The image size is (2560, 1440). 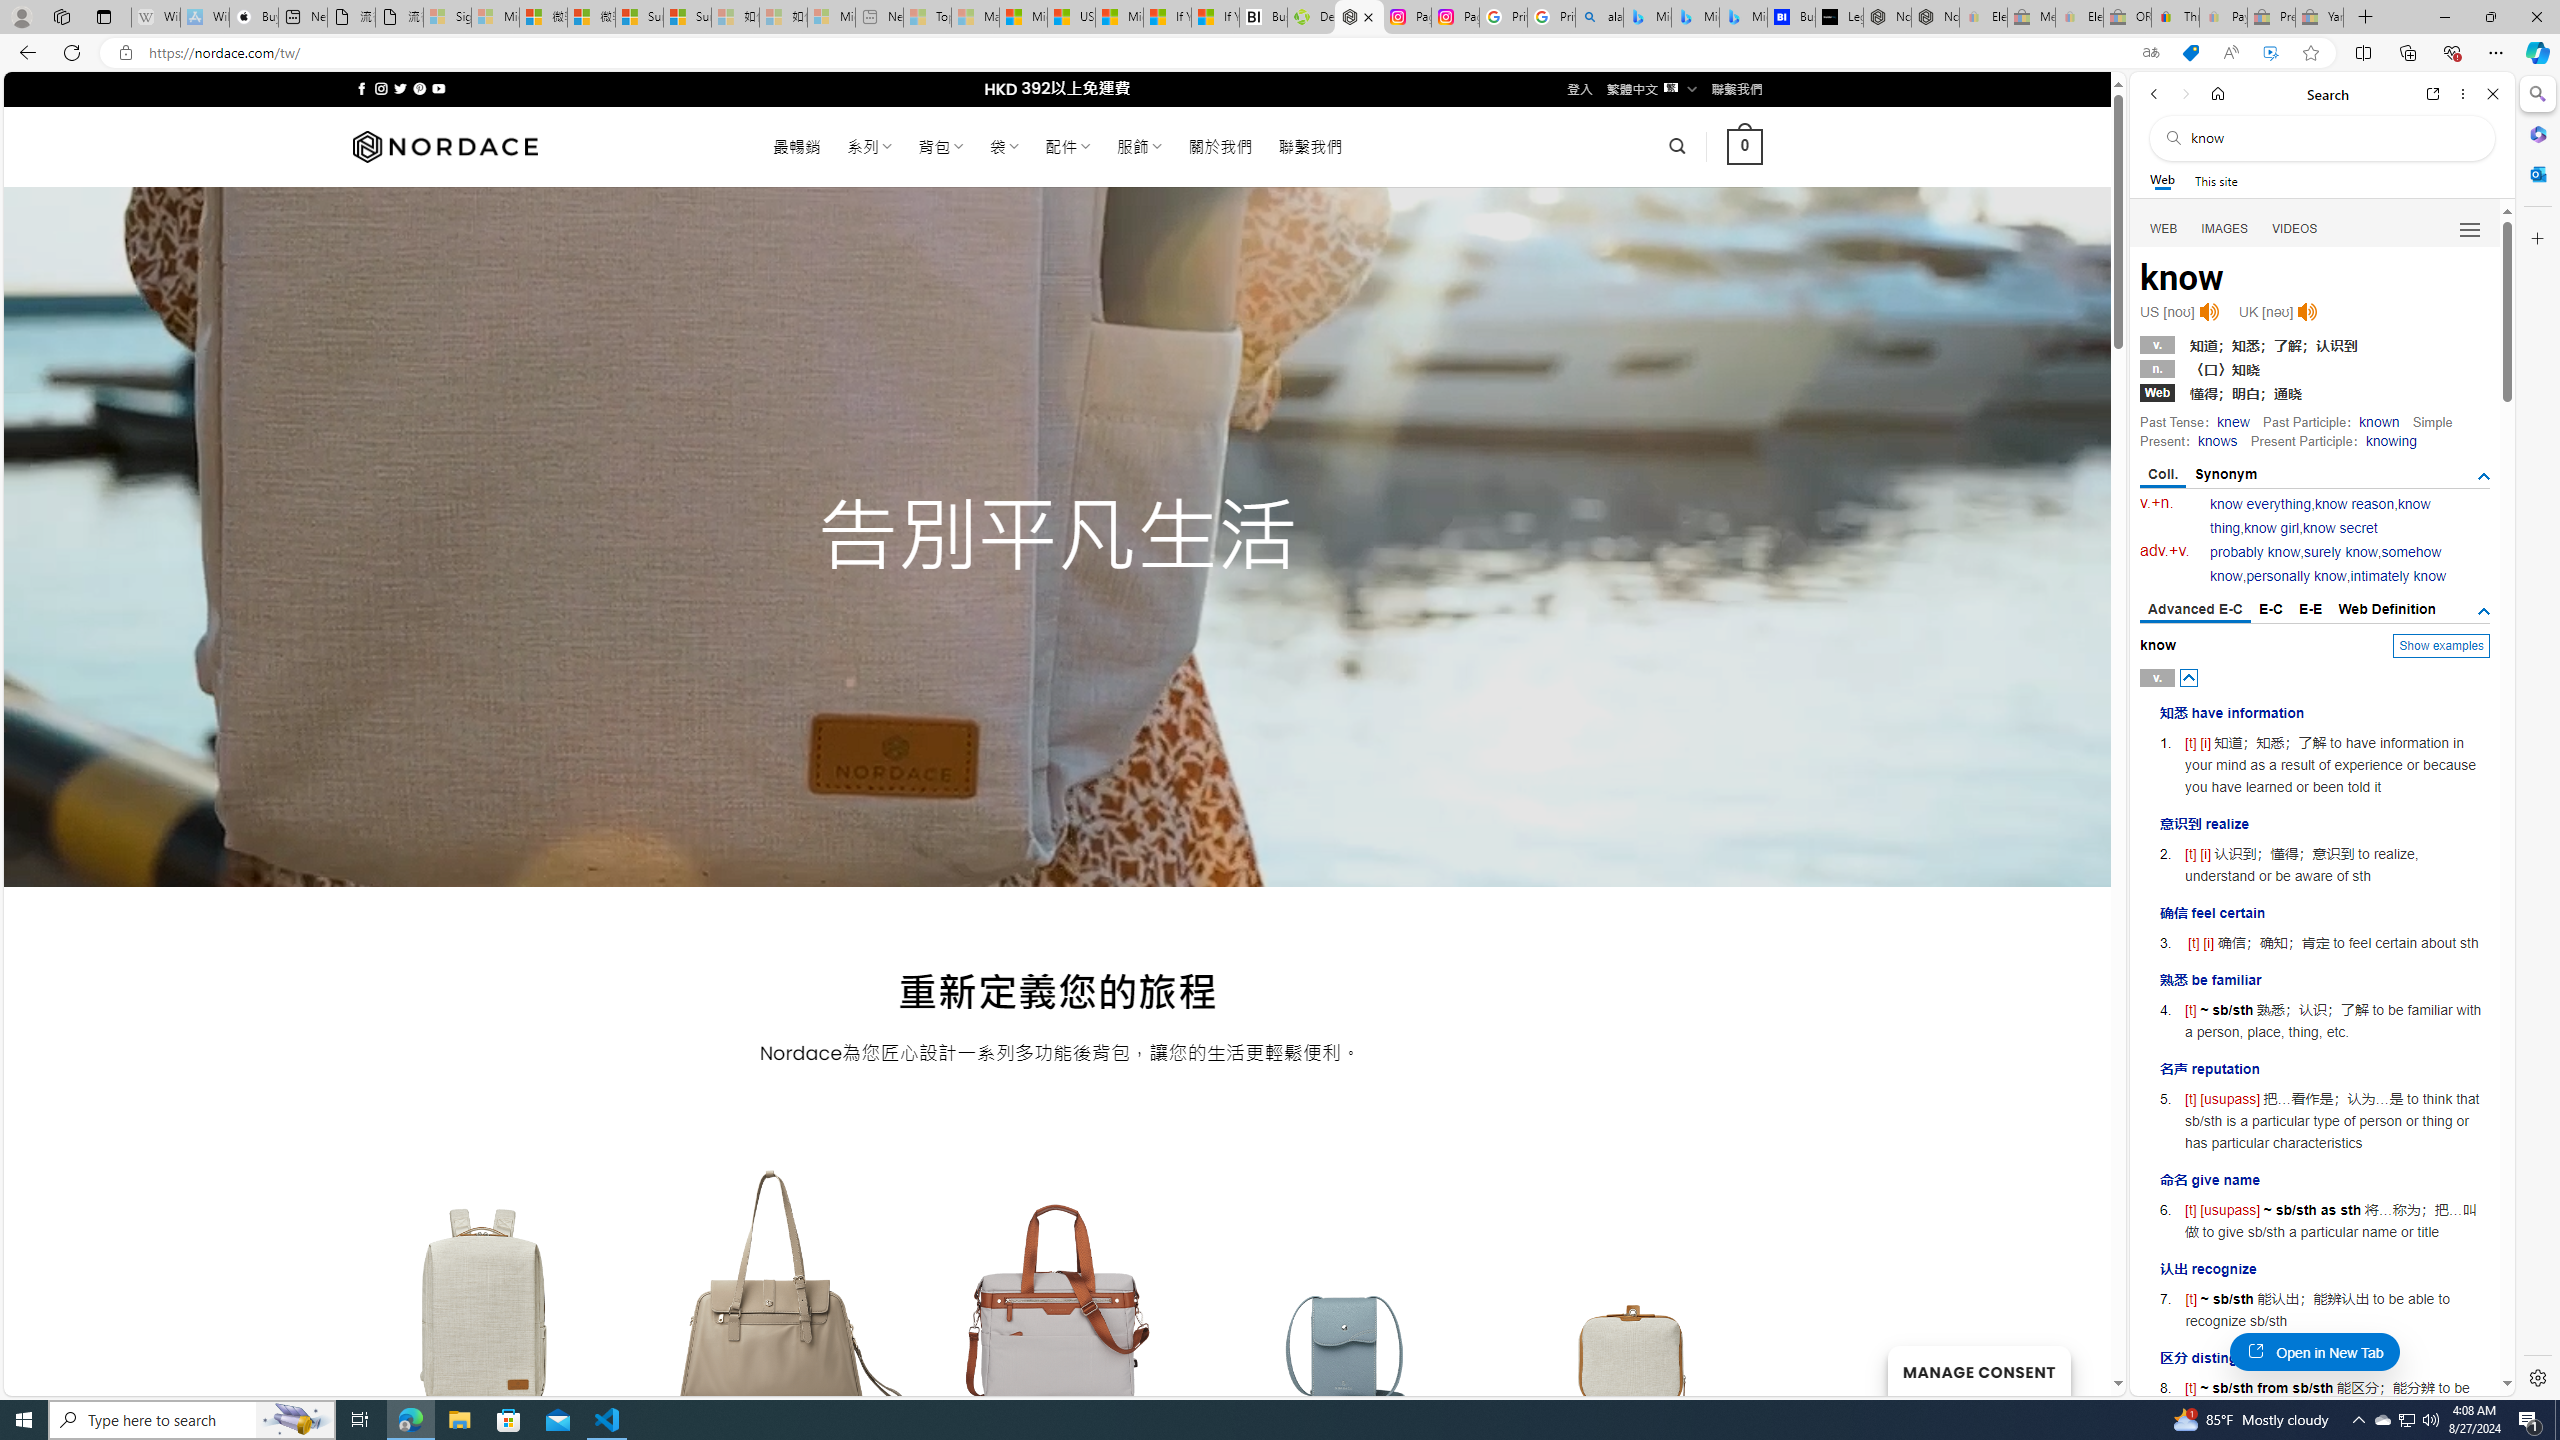 What do you see at coordinates (2259, 503) in the screenshot?
I see `'know everything'` at bounding box center [2259, 503].